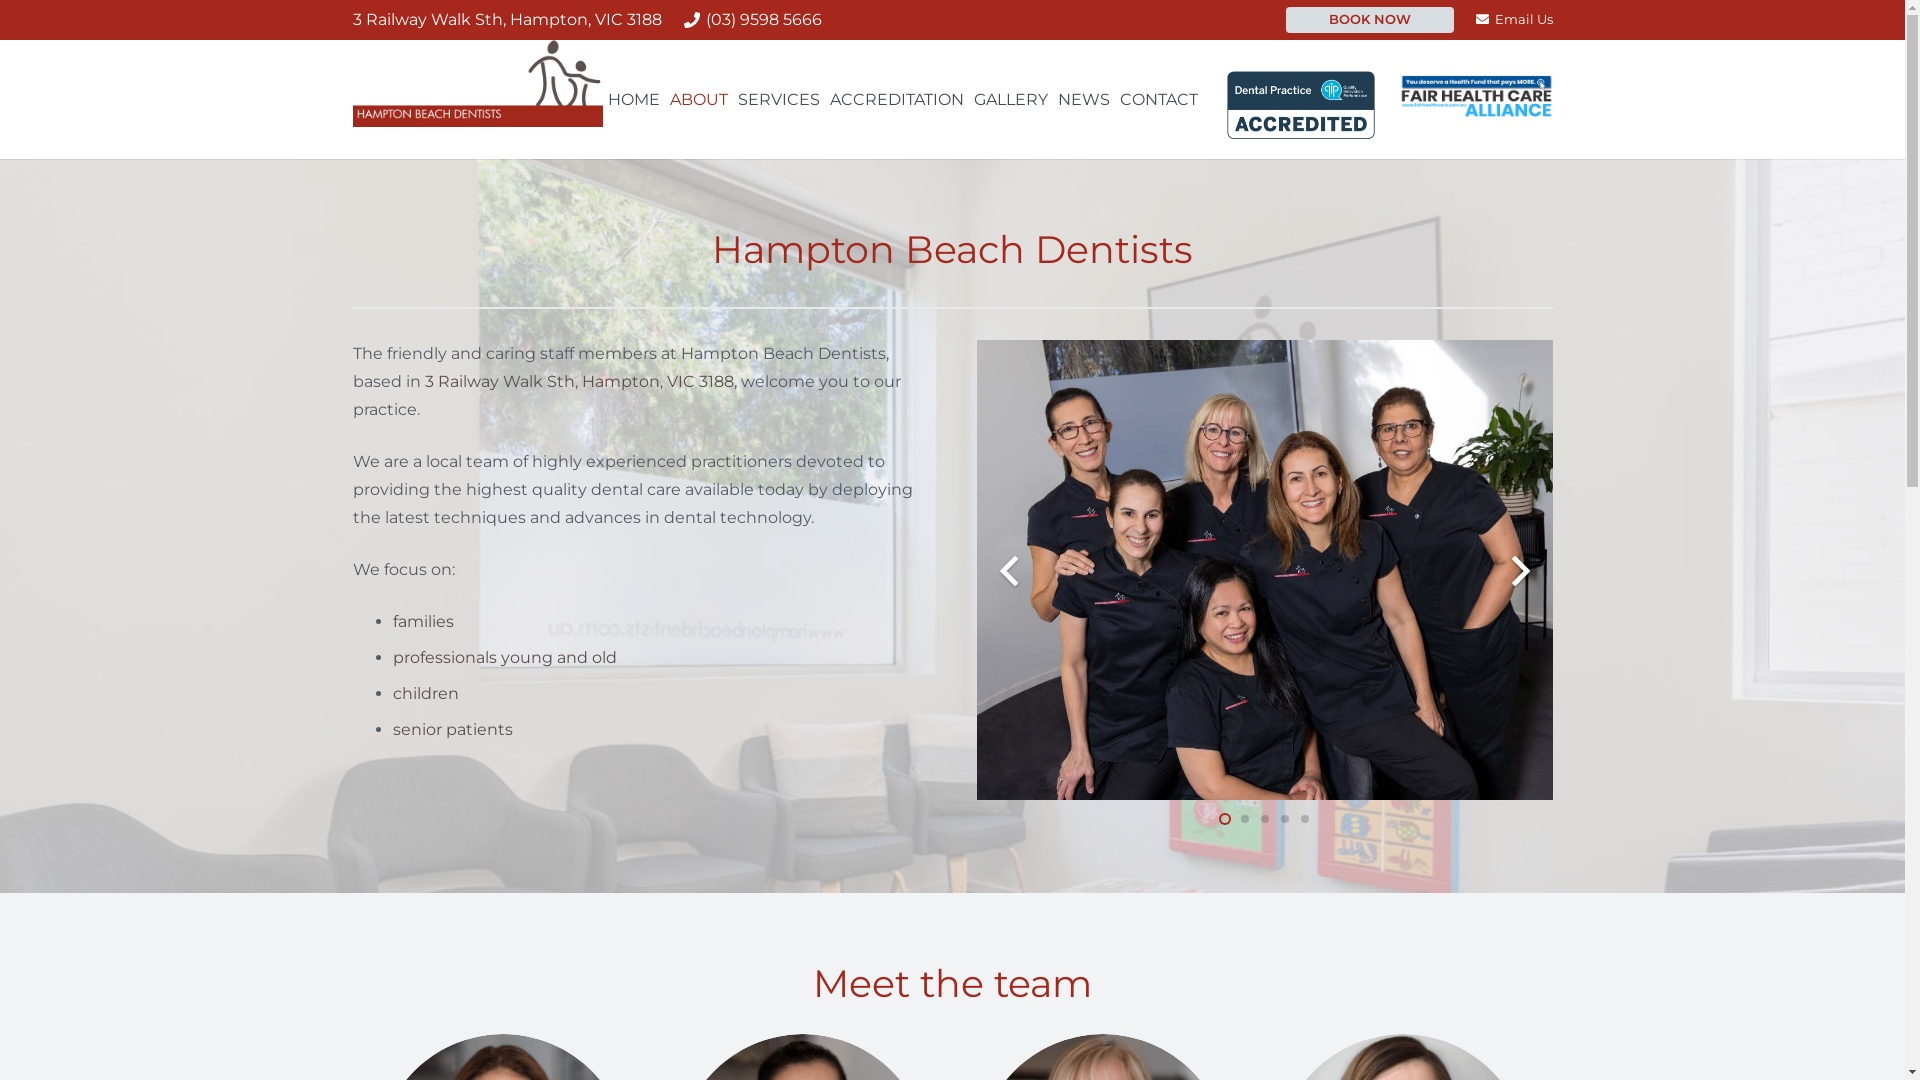 The image size is (1920, 1080). What do you see at coordinates (777, 99) in the screenshot?
I see `'SERVICES'` at bounding box center [777, 99].